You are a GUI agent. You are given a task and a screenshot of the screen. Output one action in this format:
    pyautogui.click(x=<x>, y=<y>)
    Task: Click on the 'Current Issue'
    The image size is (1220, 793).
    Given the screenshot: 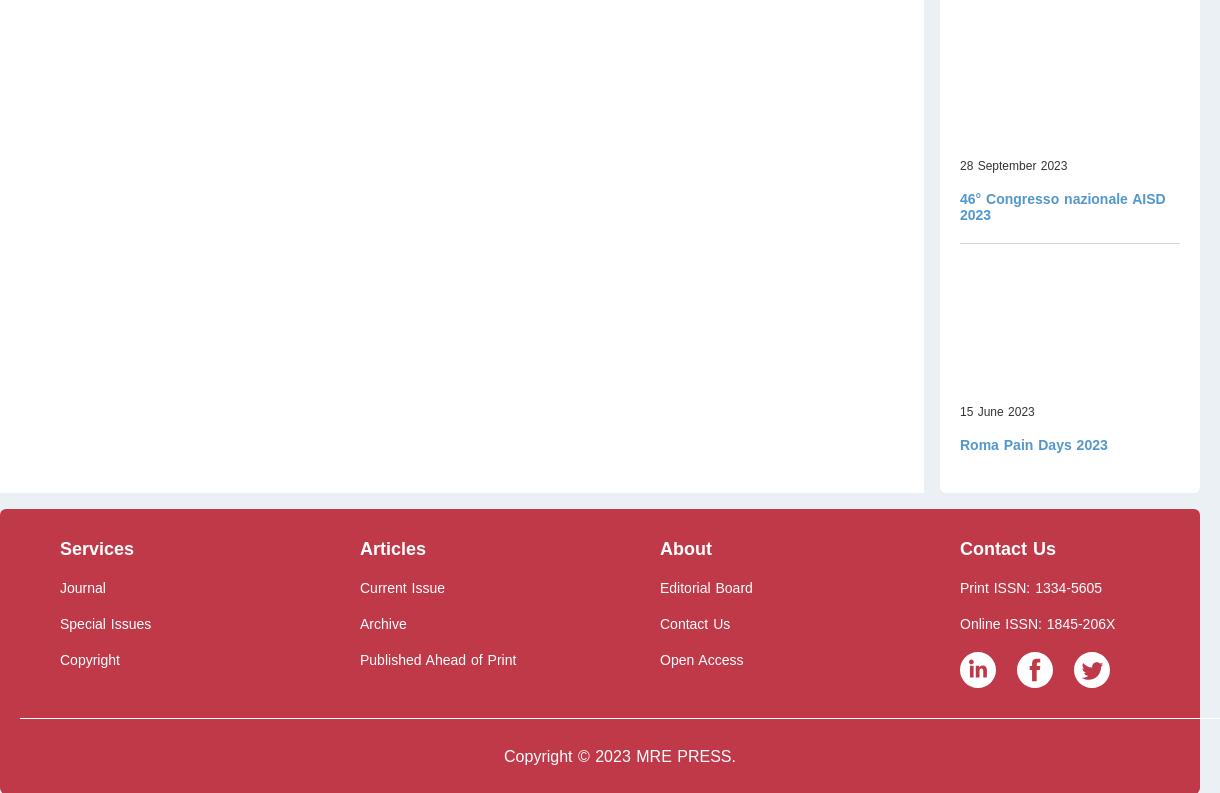 What is the action you would take?
    pyautogui.click(x=401, y=588)
    